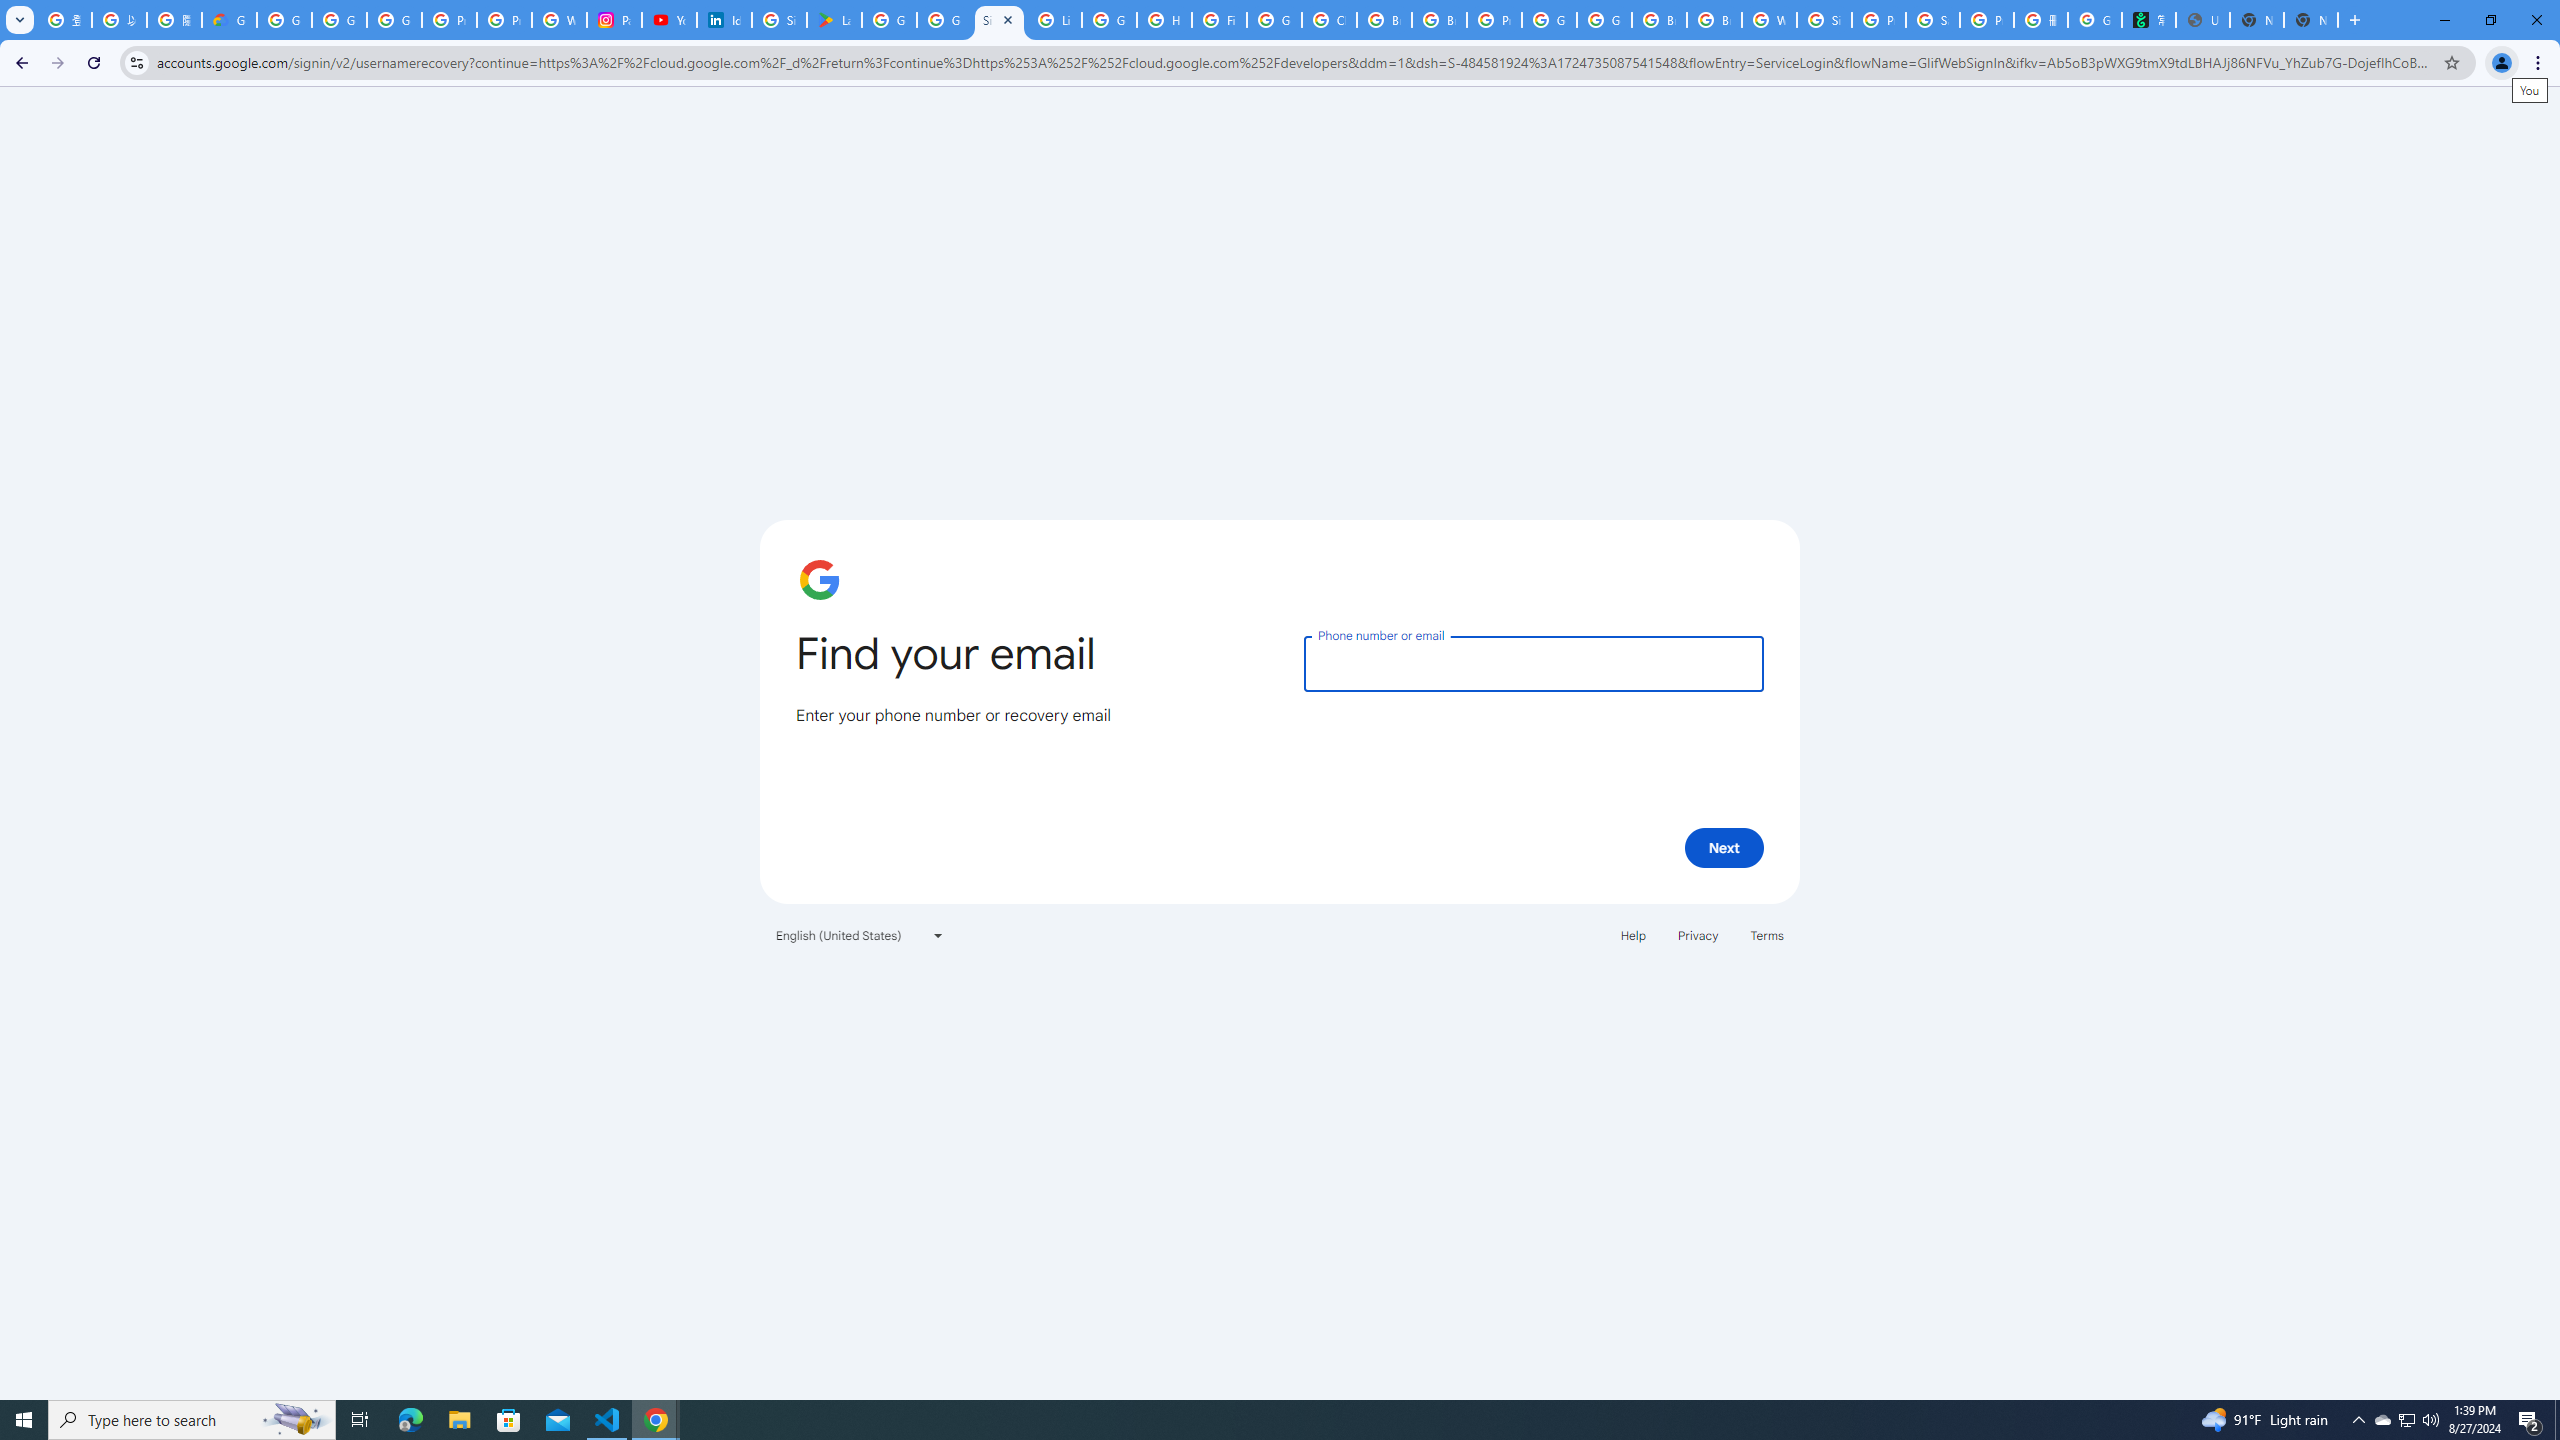  Describe the element at coordinates (998, 19) in the screenshot. I see `'Sign in - Google Accounts'` at that location.